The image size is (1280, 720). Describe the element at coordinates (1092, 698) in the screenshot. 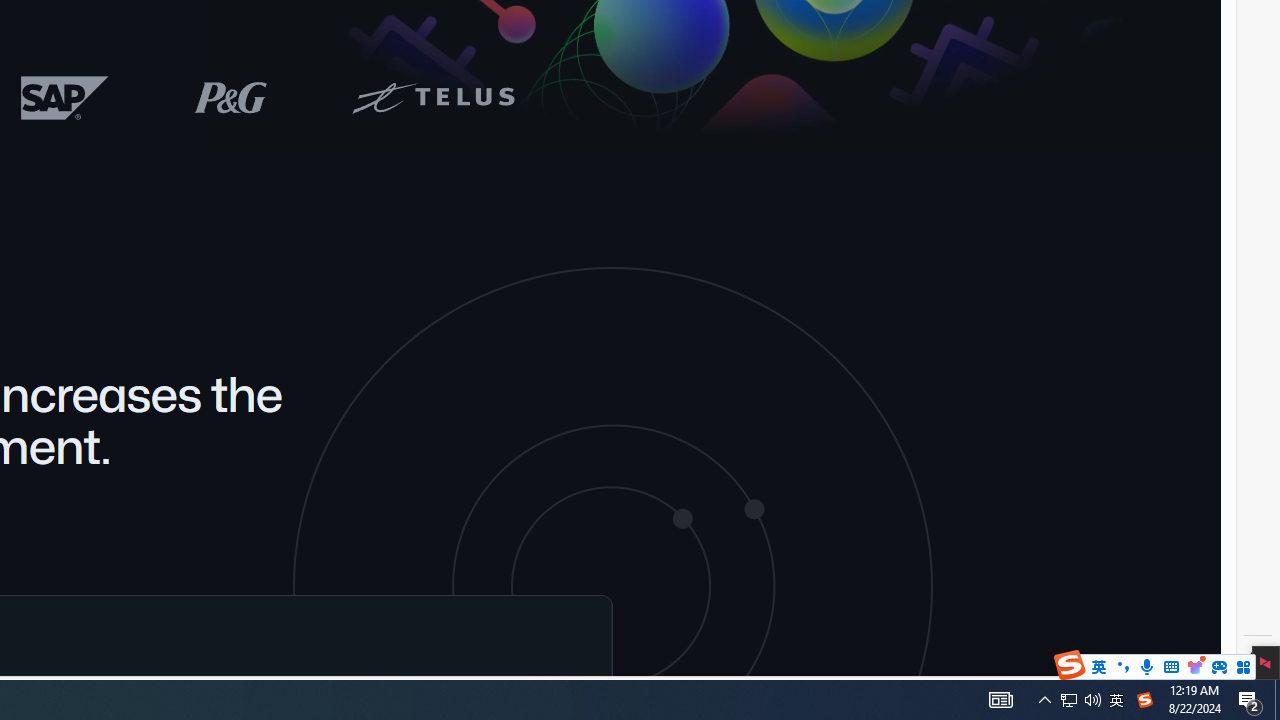

I see `'Q2790: 100%'` at that location.